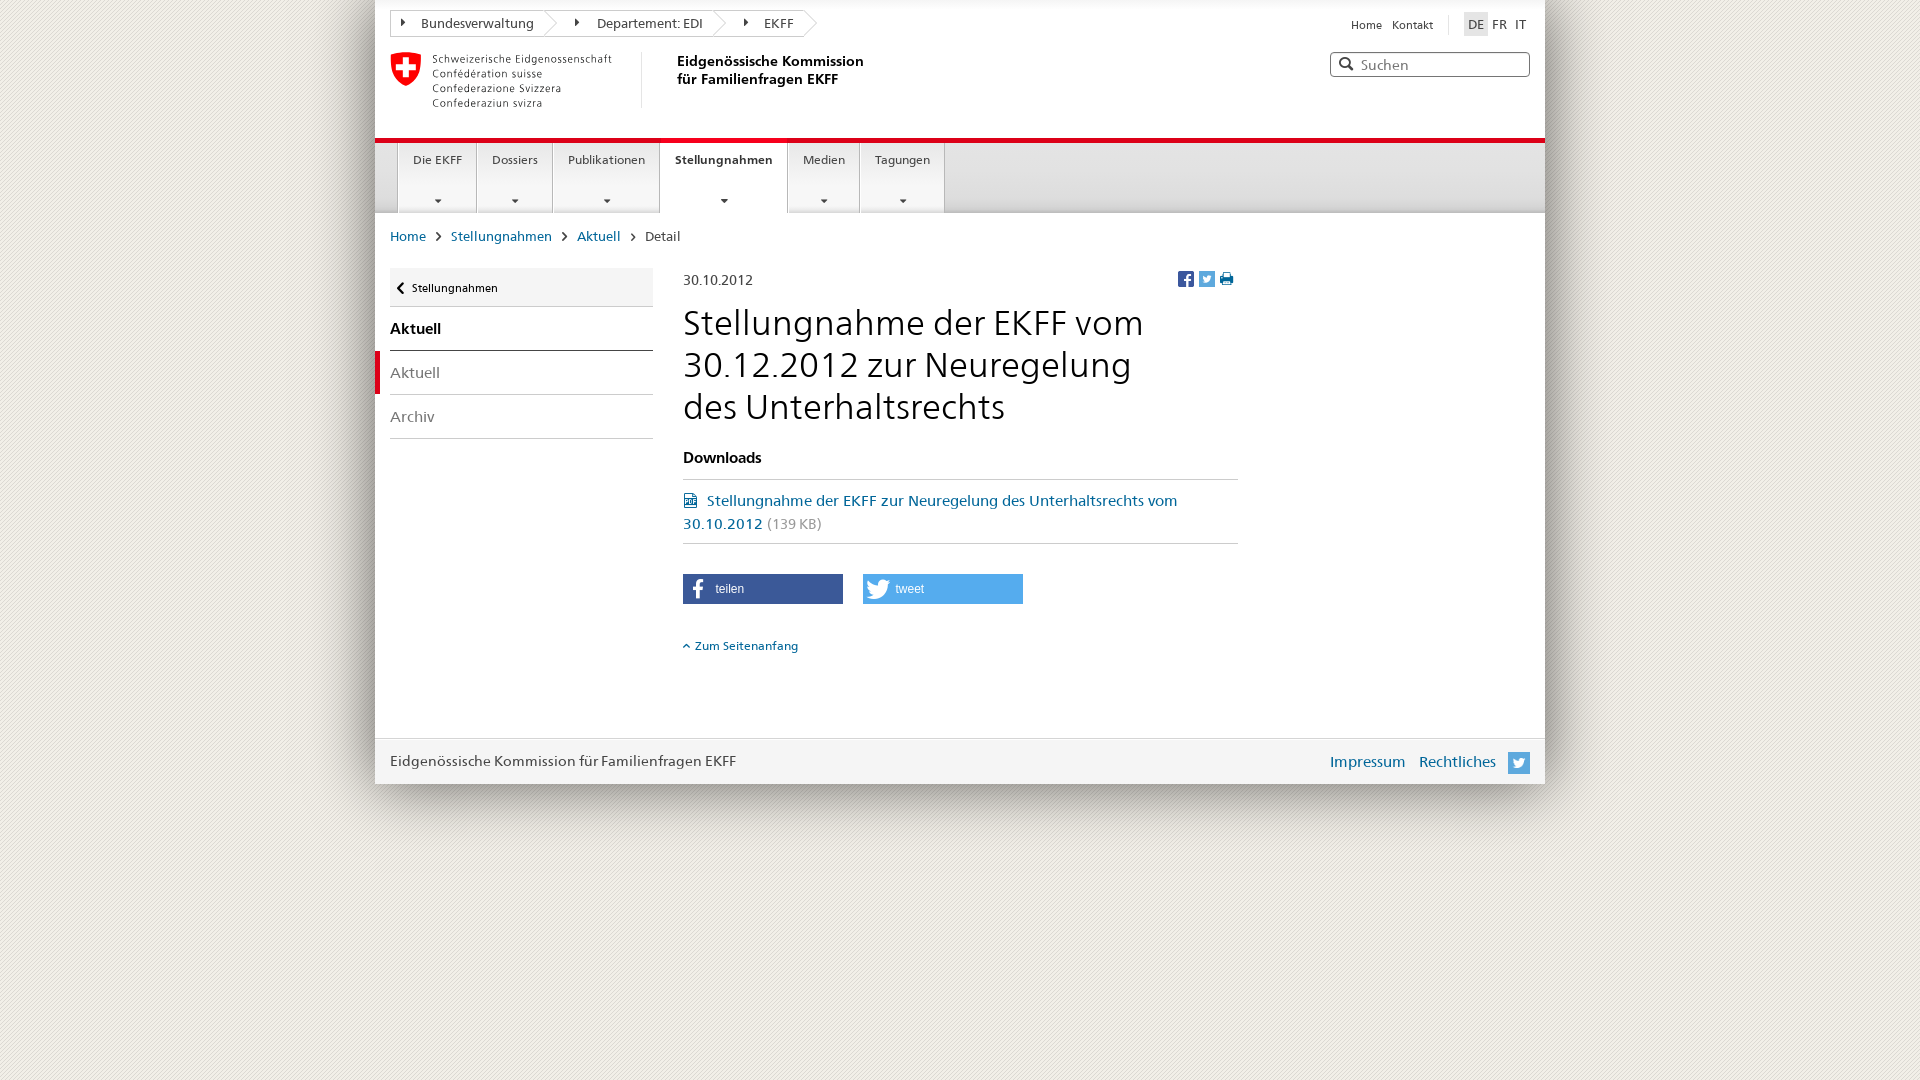  What do you see at coordinates (521, 287) in the screenshot?
I see `'Stellungnahmen'` at bounding box center [521, 287].